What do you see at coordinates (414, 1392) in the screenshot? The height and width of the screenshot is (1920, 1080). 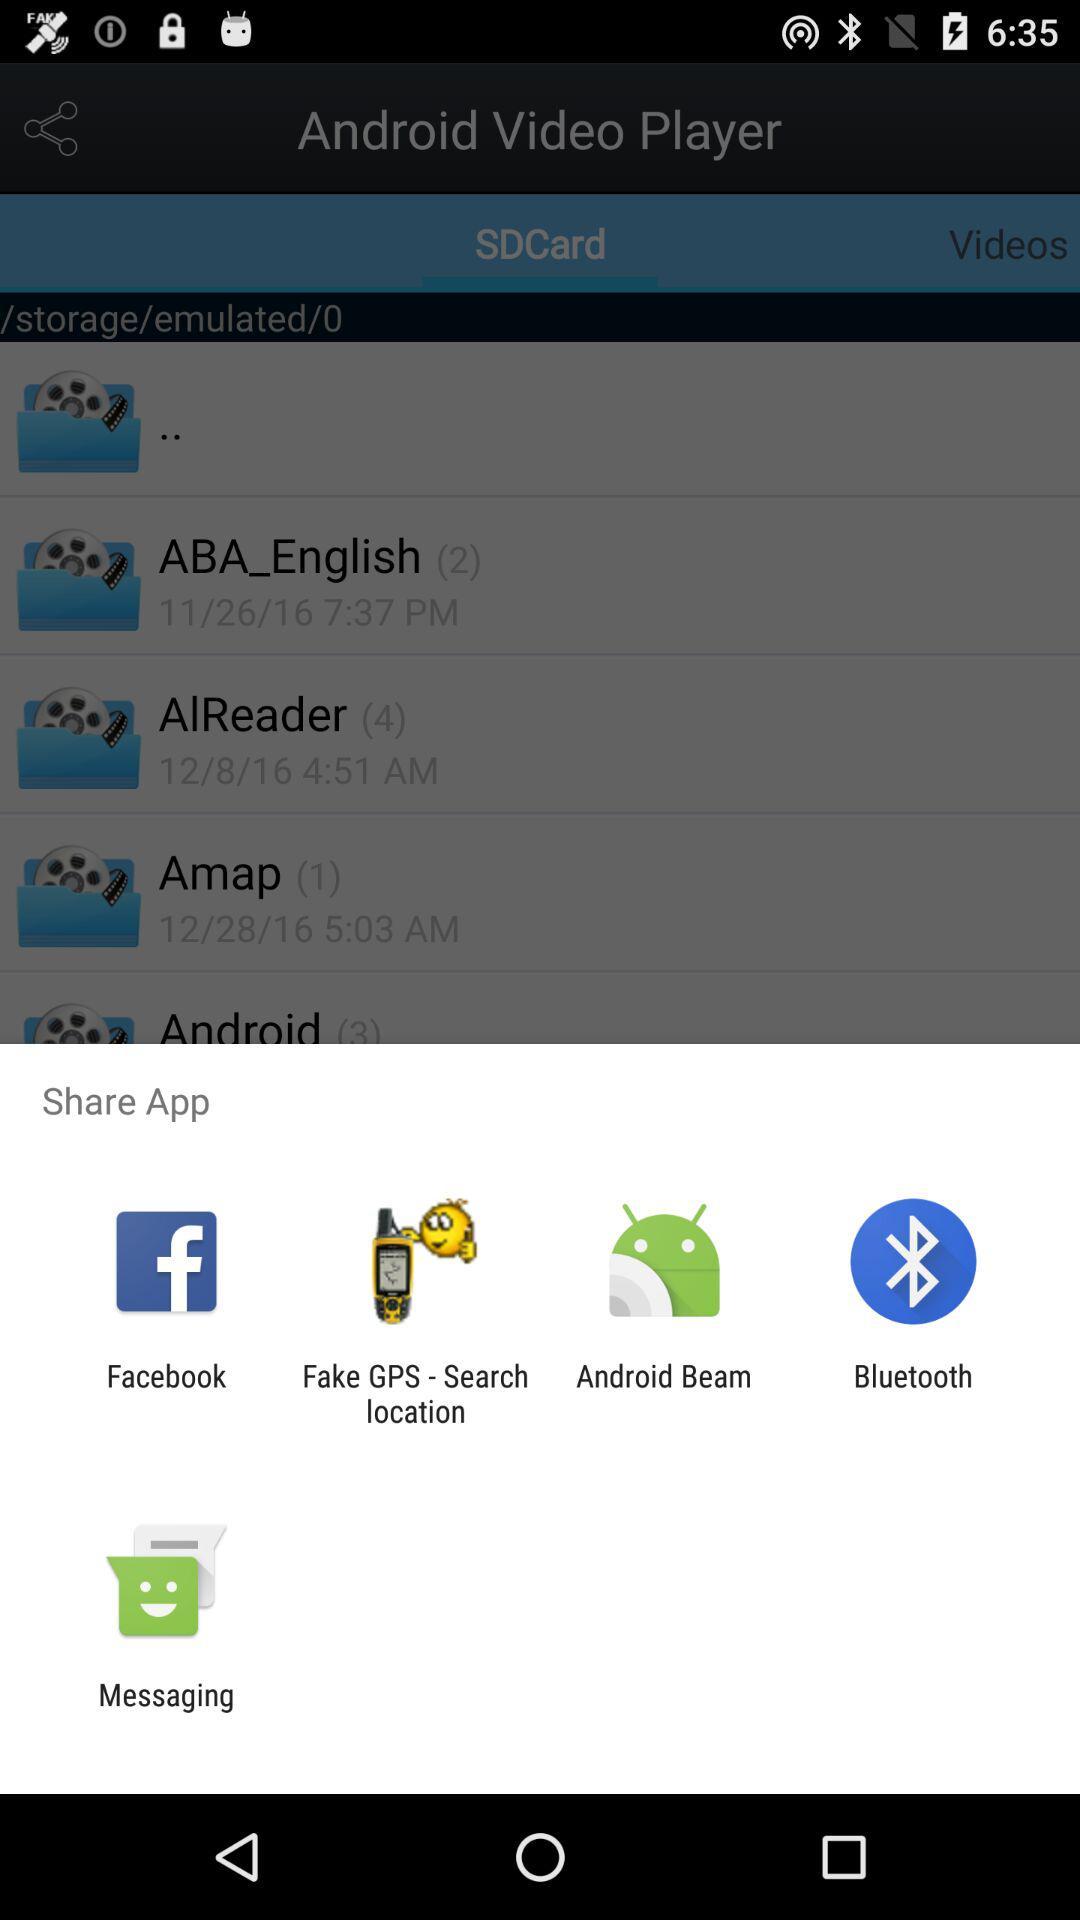 I see `the icon to the right of the facebook item` at bounding box center [414, 1392].